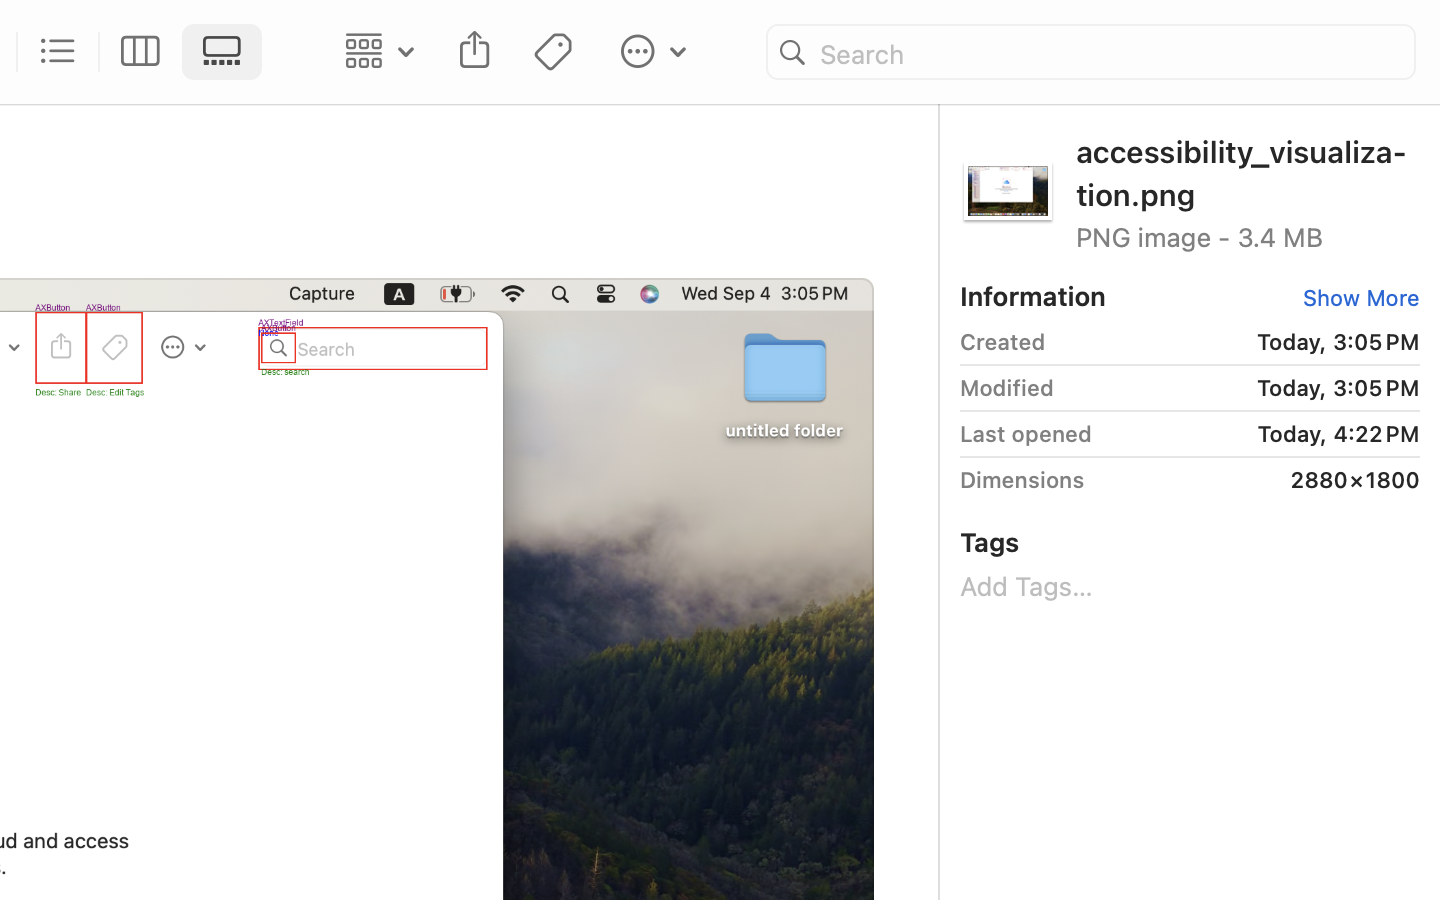  What do you see at coordinates (1021, 478) in the screenshot?
I see `'Dimensions'` at bounding box center [1021, 478].